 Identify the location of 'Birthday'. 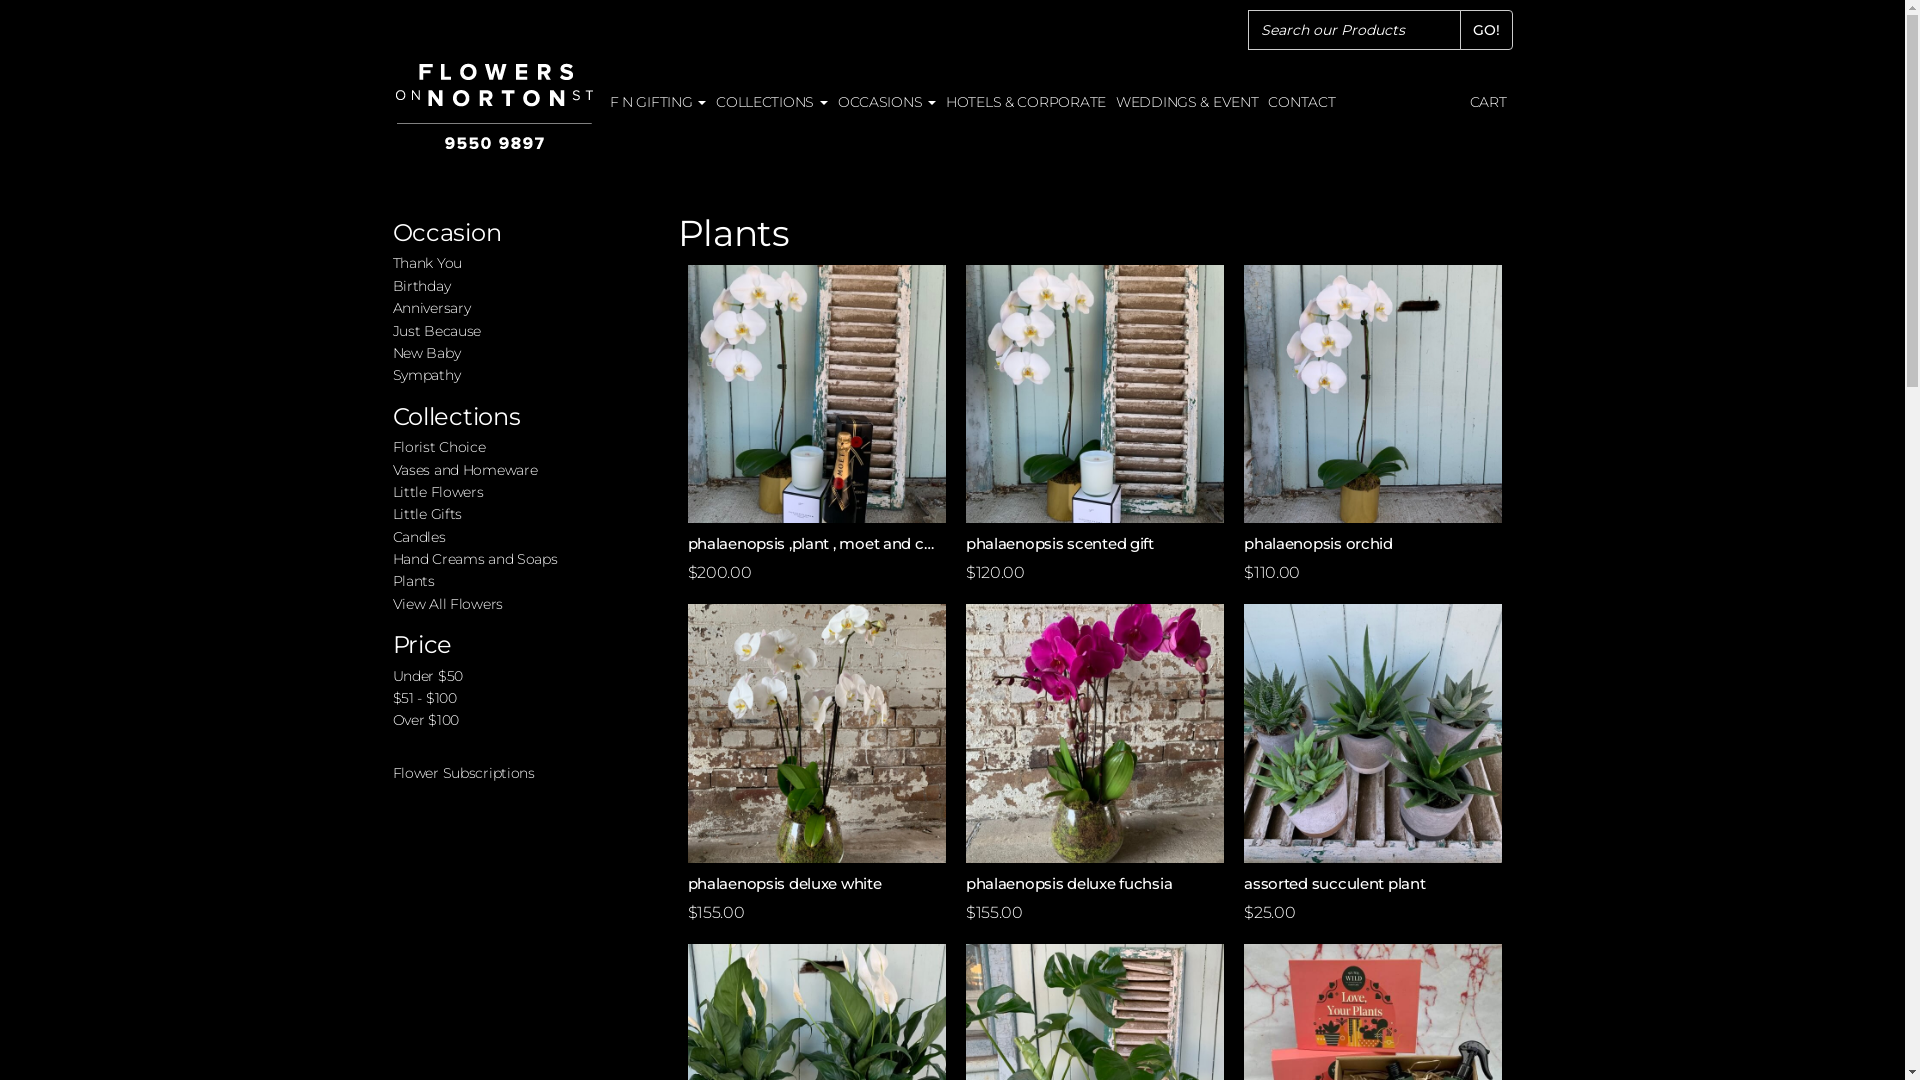
(392, 285).